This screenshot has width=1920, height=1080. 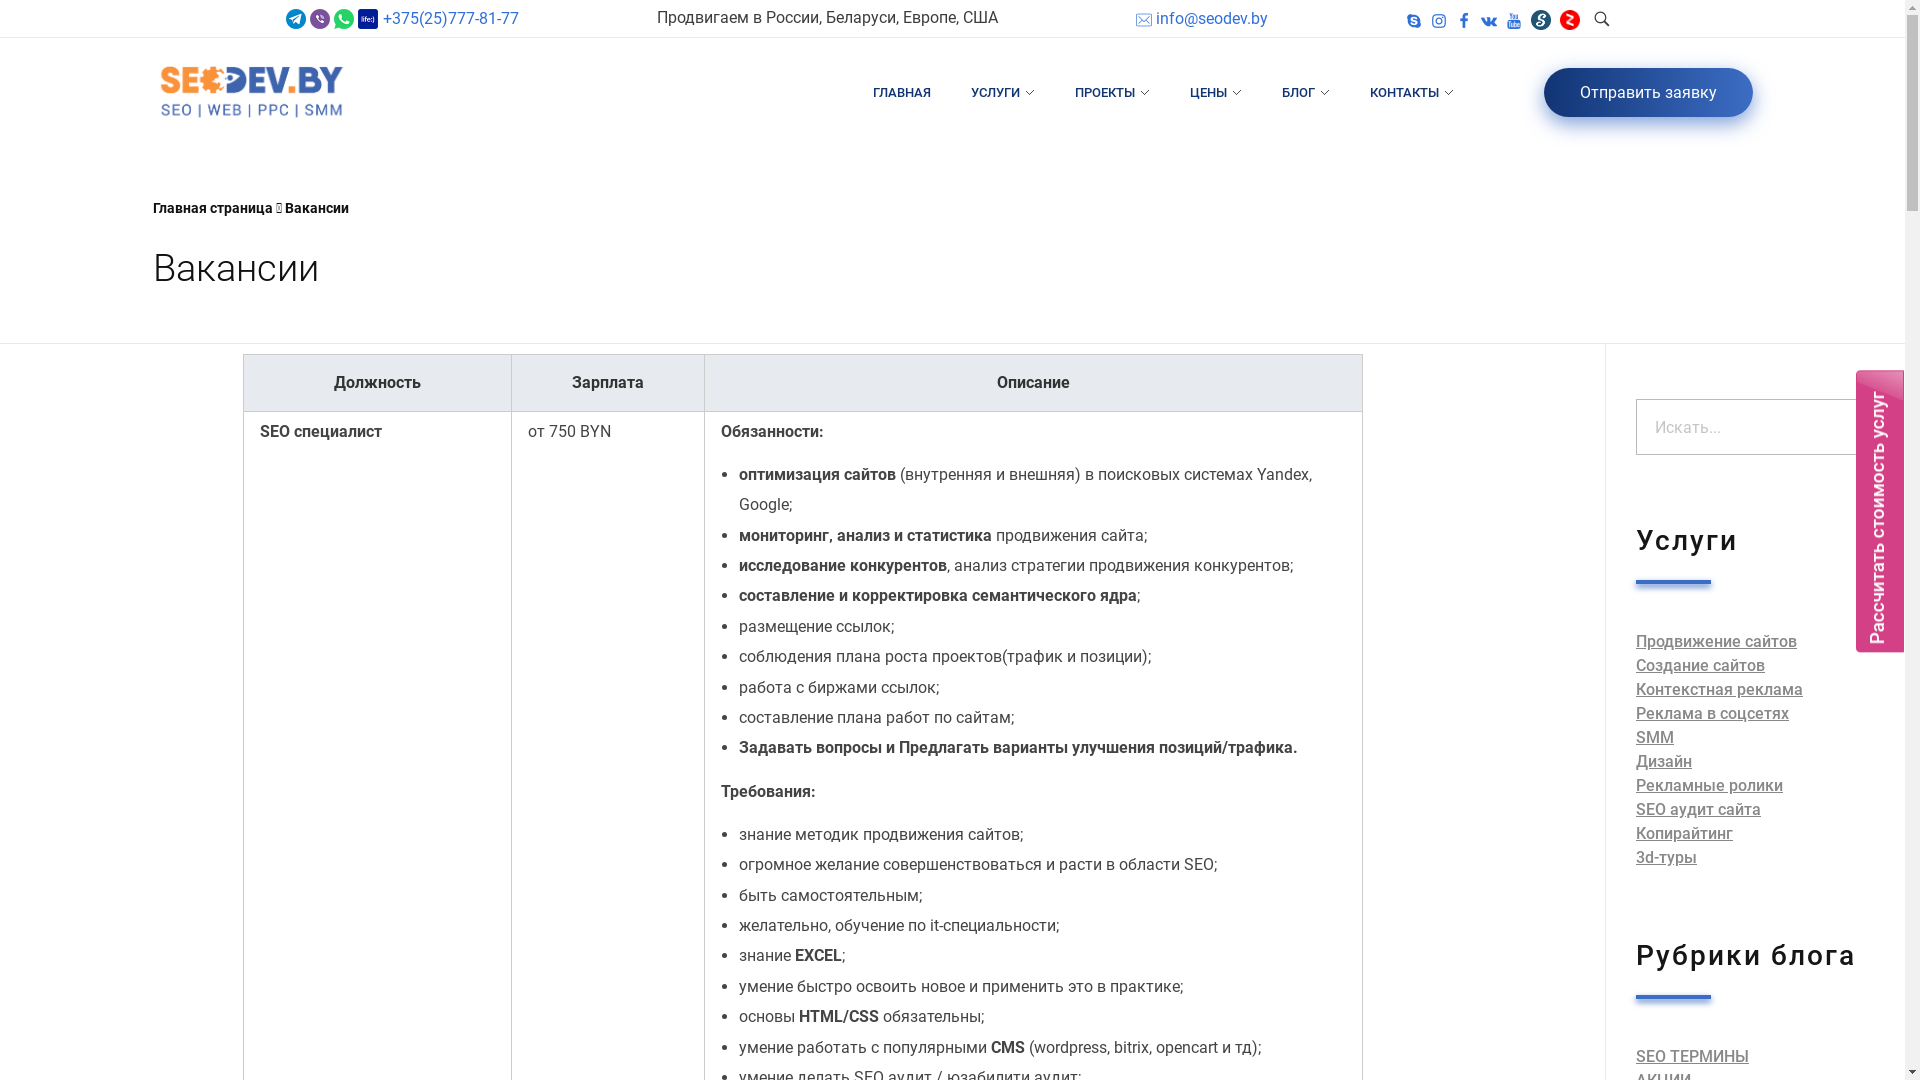 I want to click on 'SMM', so click(x=1636, y=737).